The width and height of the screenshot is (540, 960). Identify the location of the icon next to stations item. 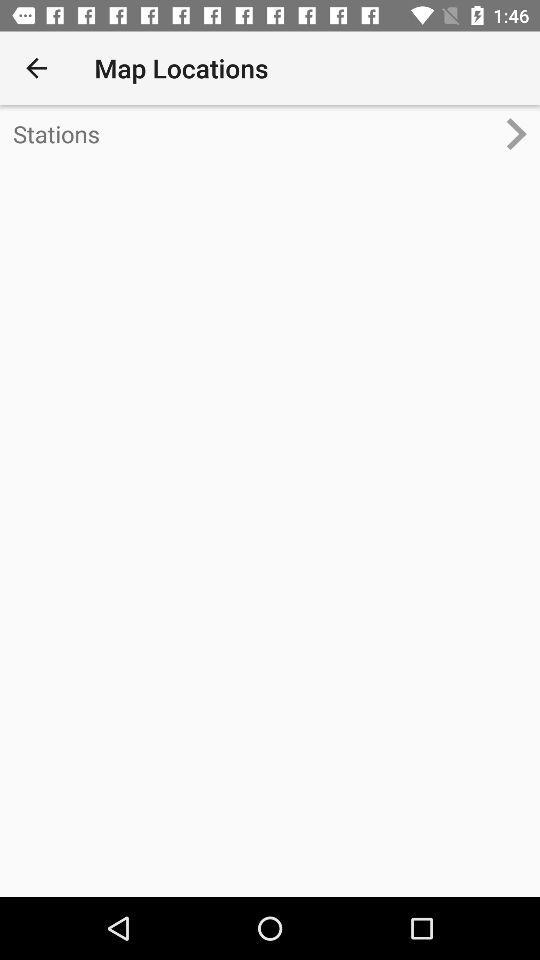
(523, 132).